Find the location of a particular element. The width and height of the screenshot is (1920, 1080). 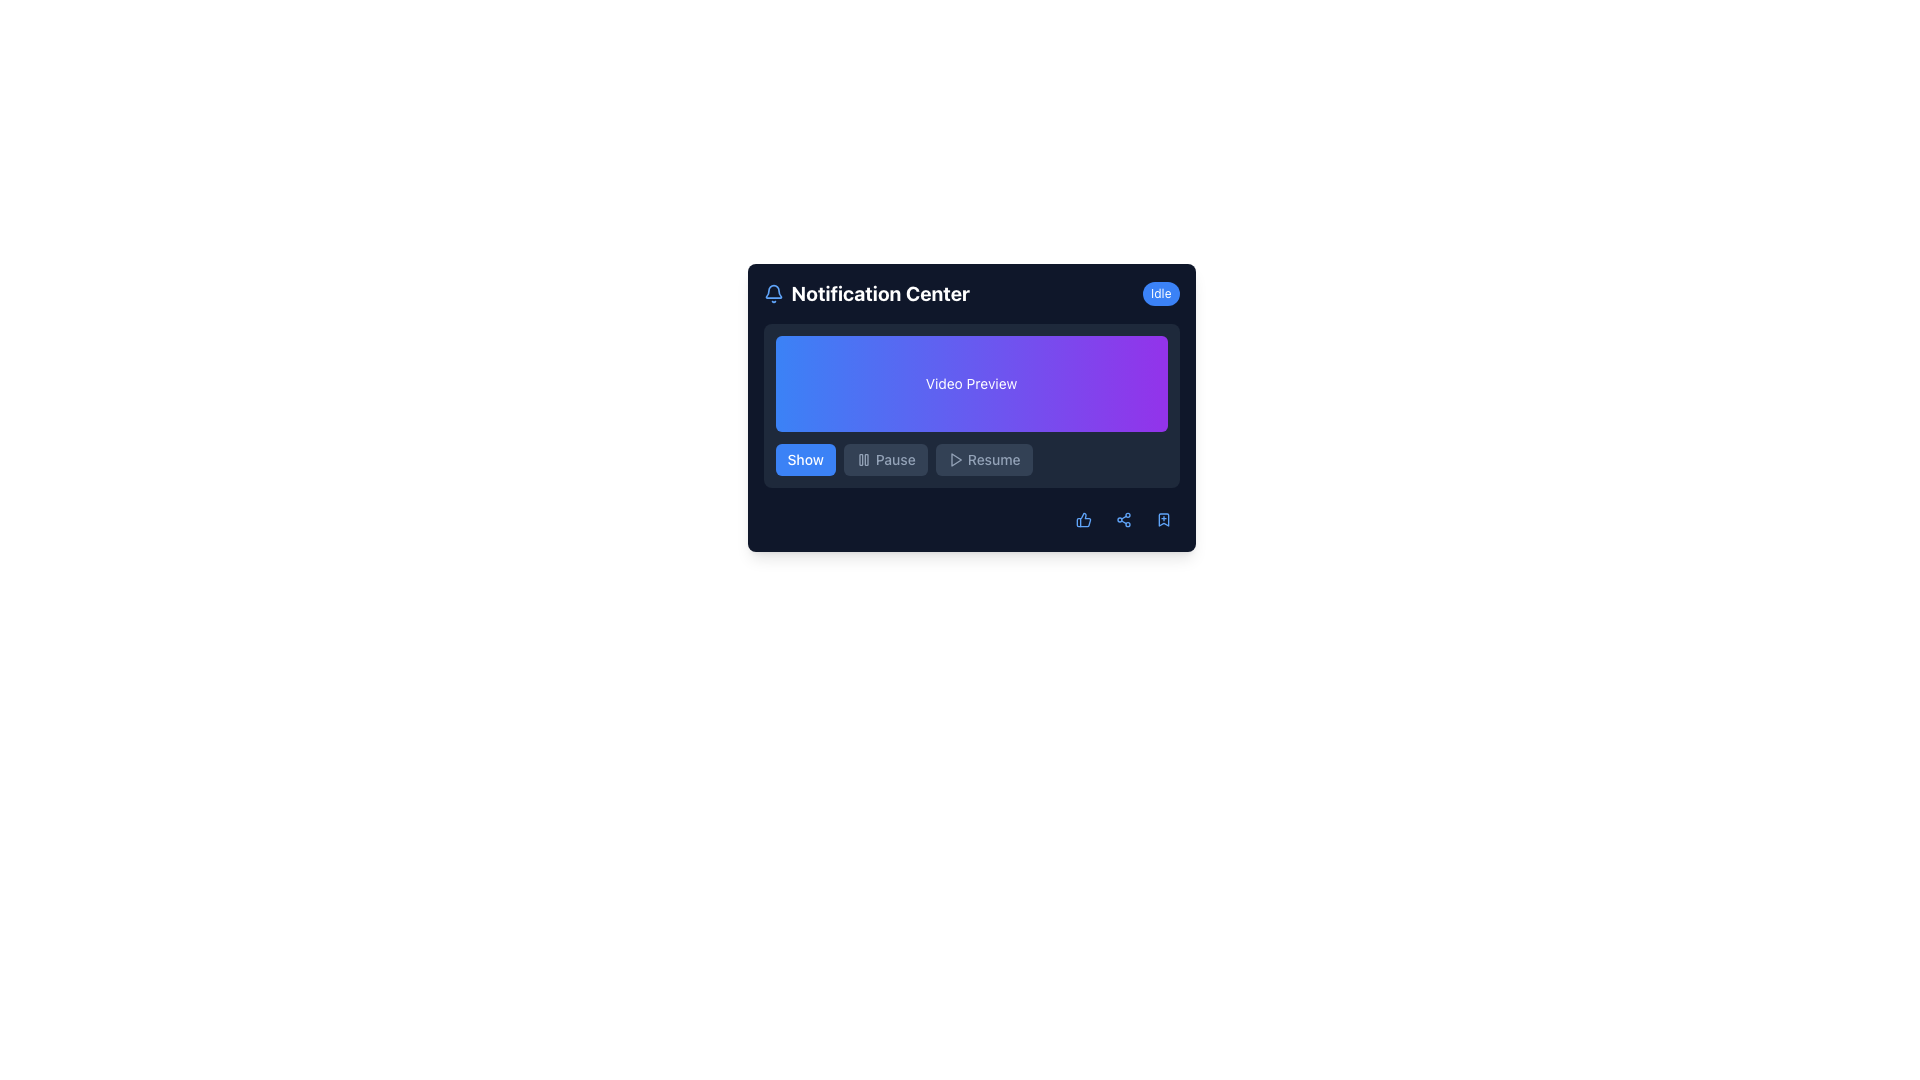

the icon within the 'Pause' button, which symbolizes the action of pausing a process or playback, located above the 'Pause' text is located at coordinates (863, 459).